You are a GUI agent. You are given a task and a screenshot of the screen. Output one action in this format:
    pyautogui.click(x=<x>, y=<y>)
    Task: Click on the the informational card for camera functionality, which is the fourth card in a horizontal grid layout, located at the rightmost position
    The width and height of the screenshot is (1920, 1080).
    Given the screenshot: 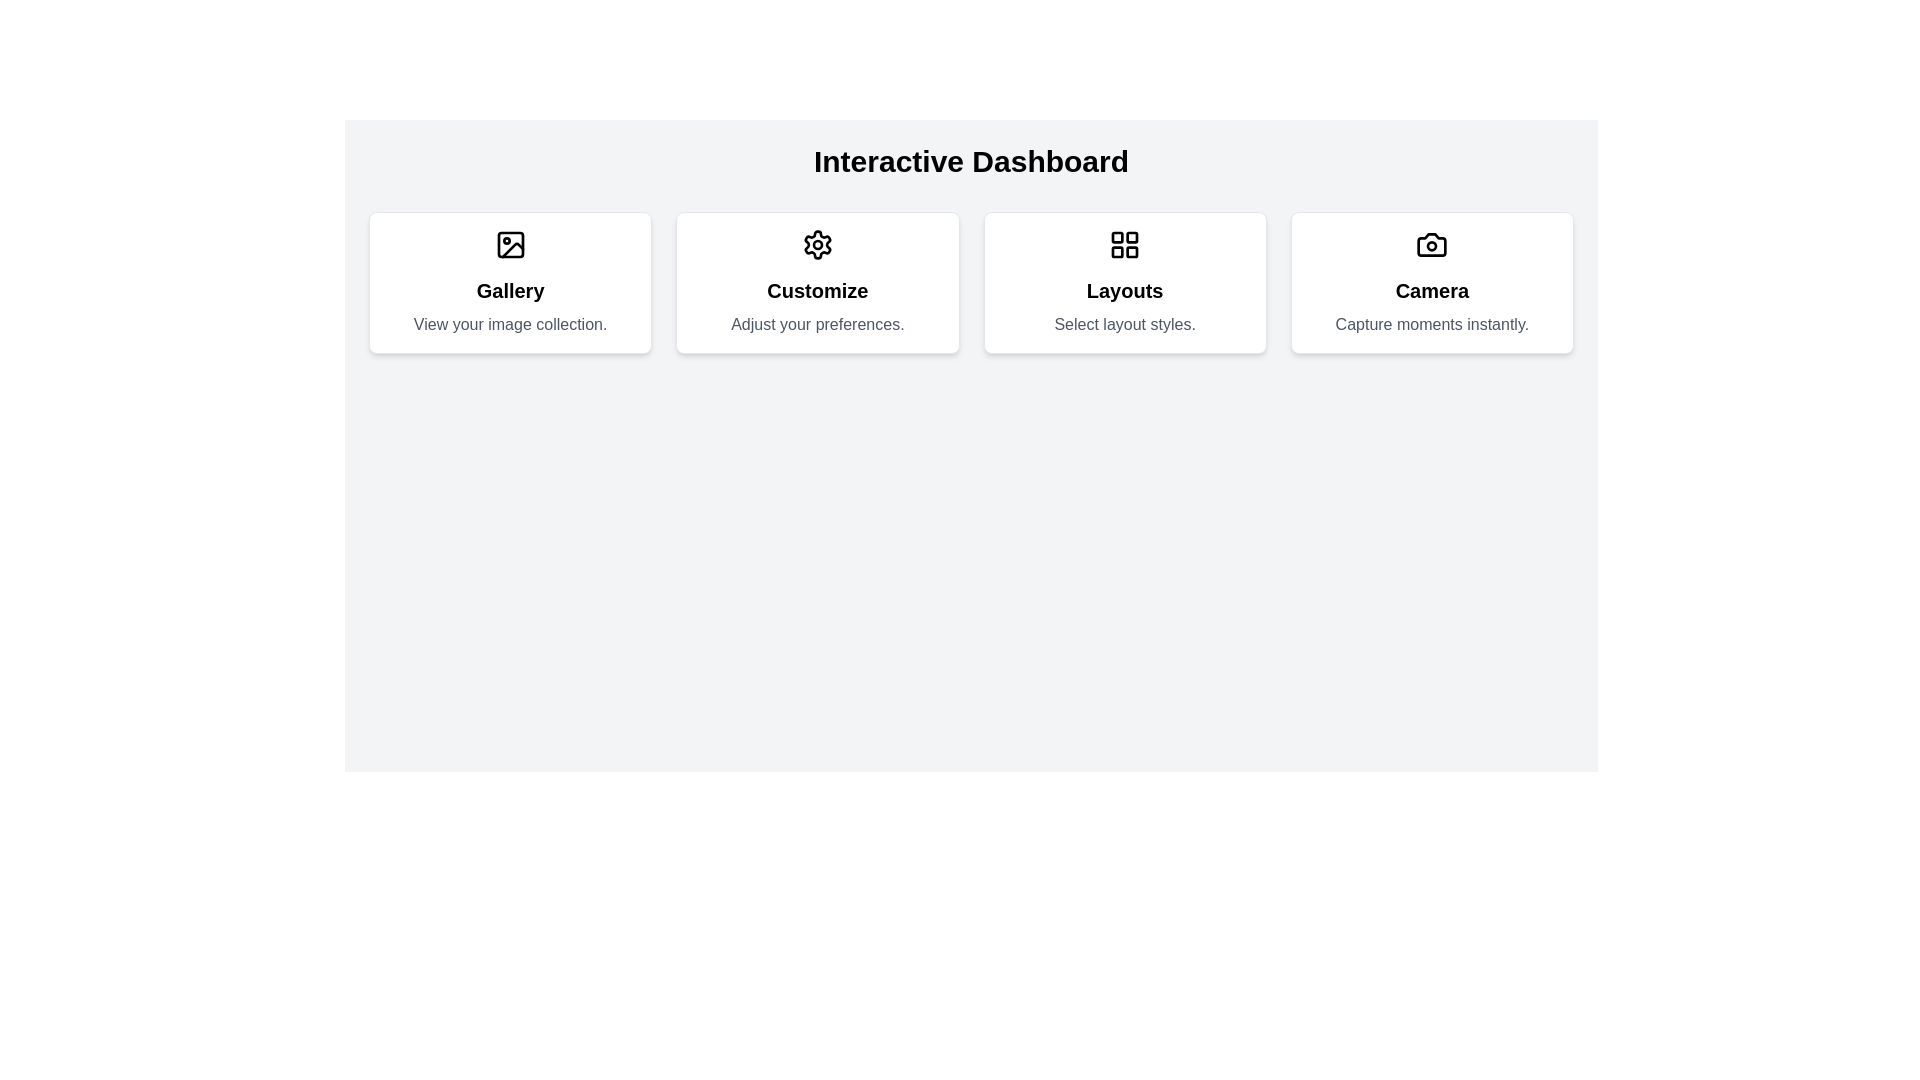 What is the action you would take?
    pyautogui.click(x=1431, y=282)
    